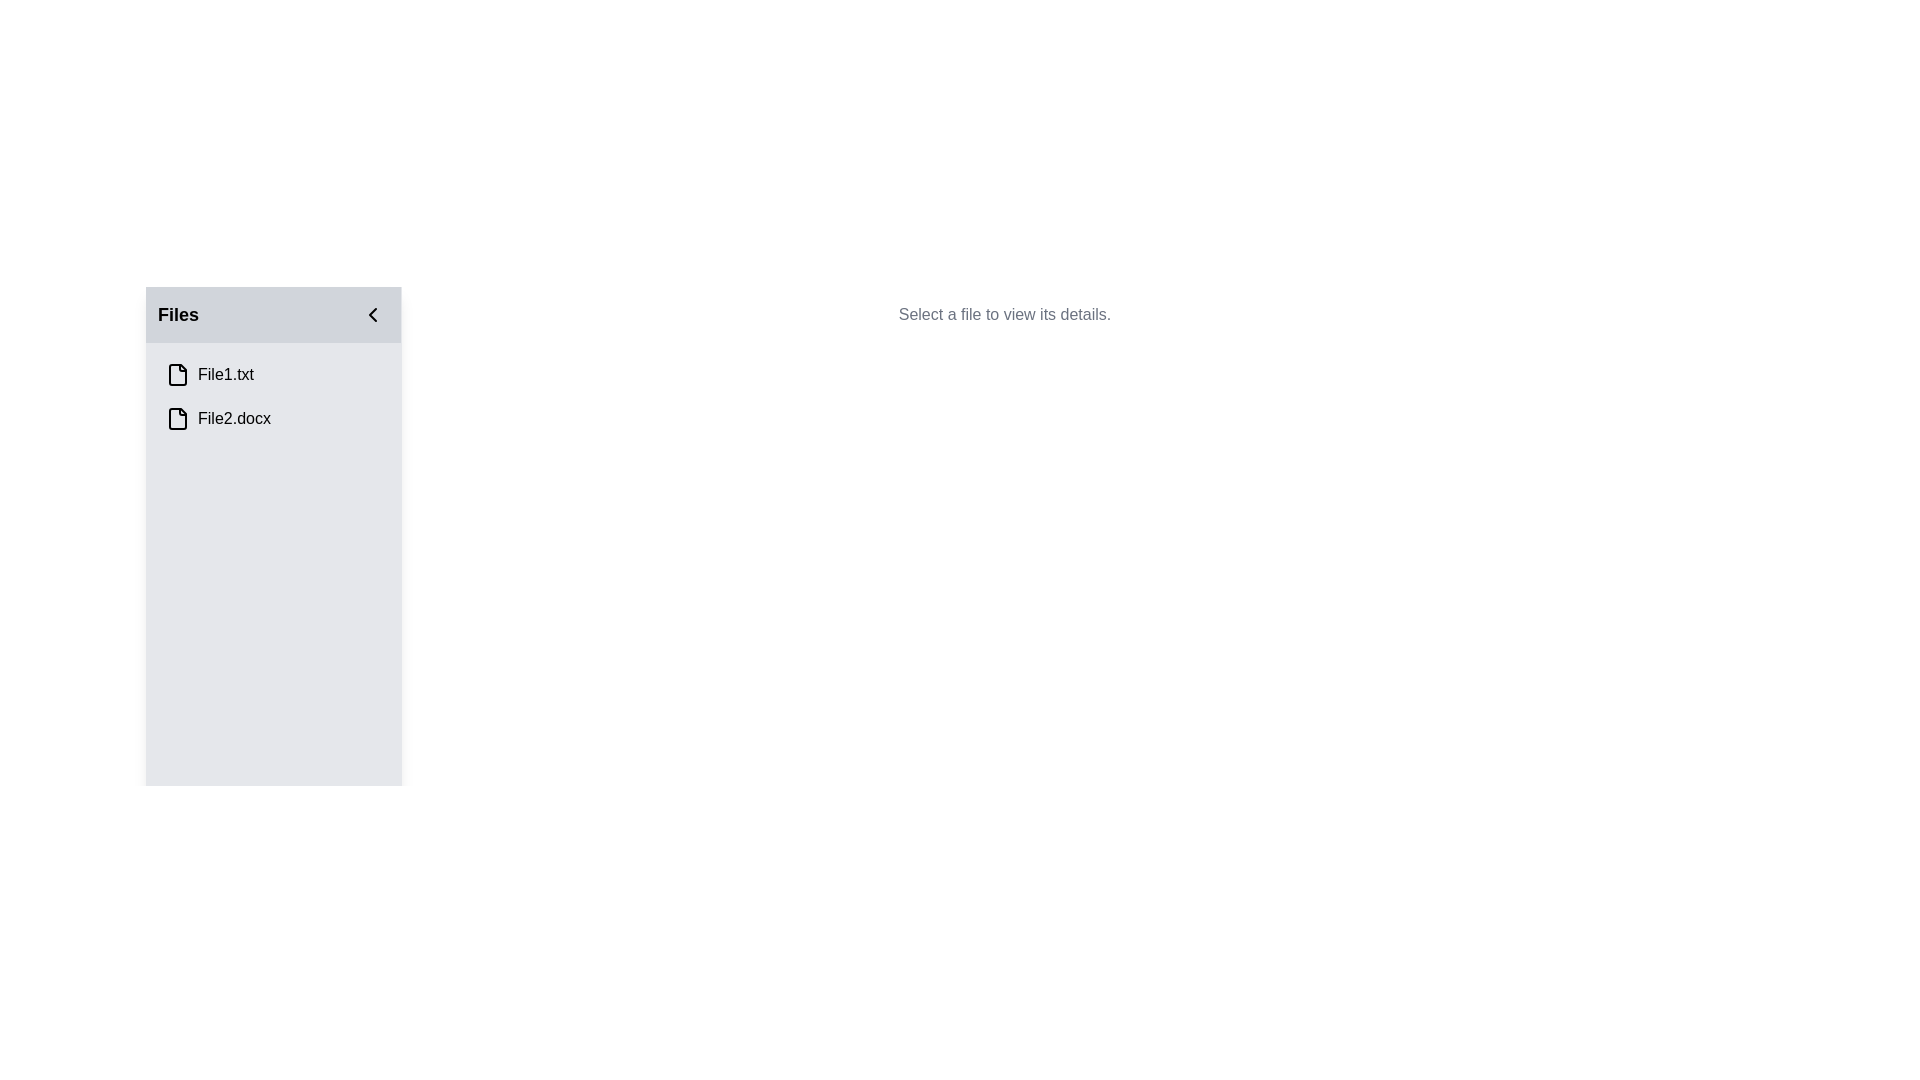  I want to click on the 'File1.txt' text label, which is the first item in the 'Files' section next, so click(225, 374).